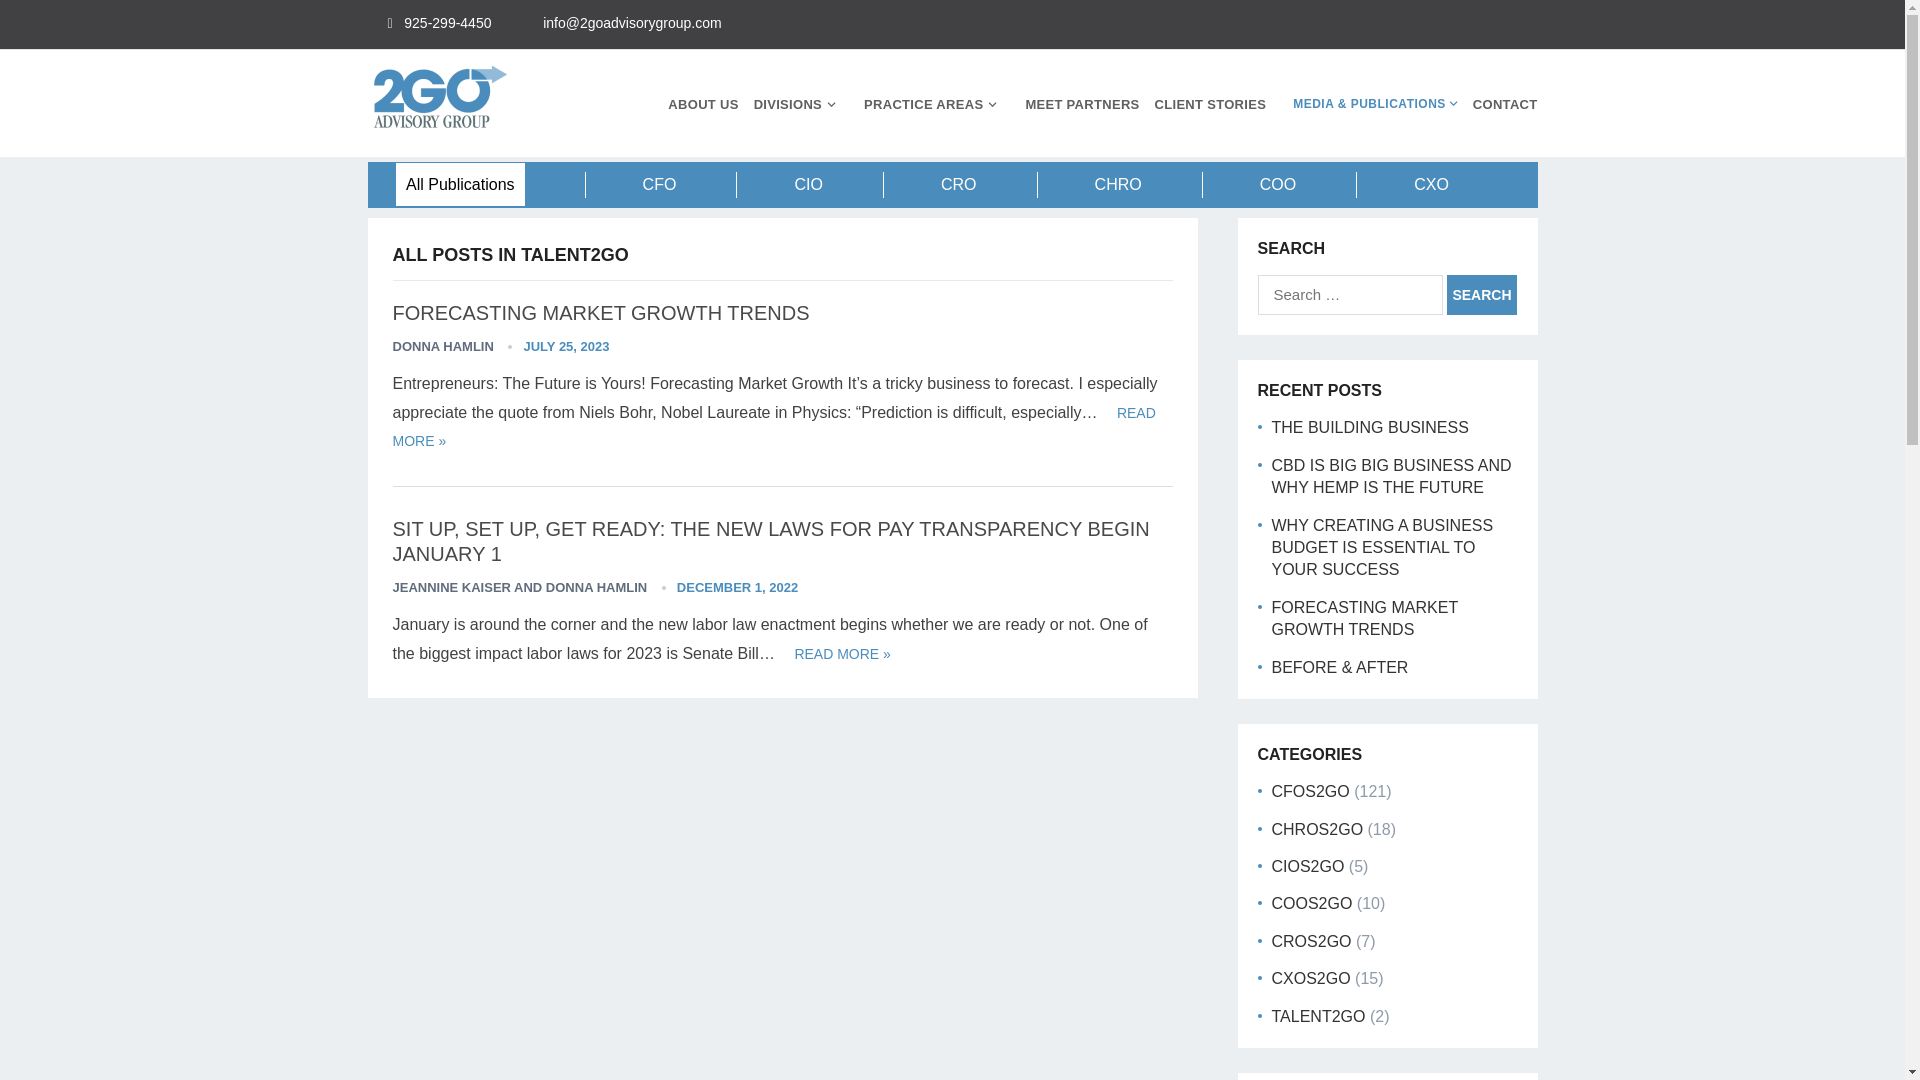  Describe the element at coordinates (1025, 104) in the screenshot. I see `'MEET PARTNERS'` at that location.